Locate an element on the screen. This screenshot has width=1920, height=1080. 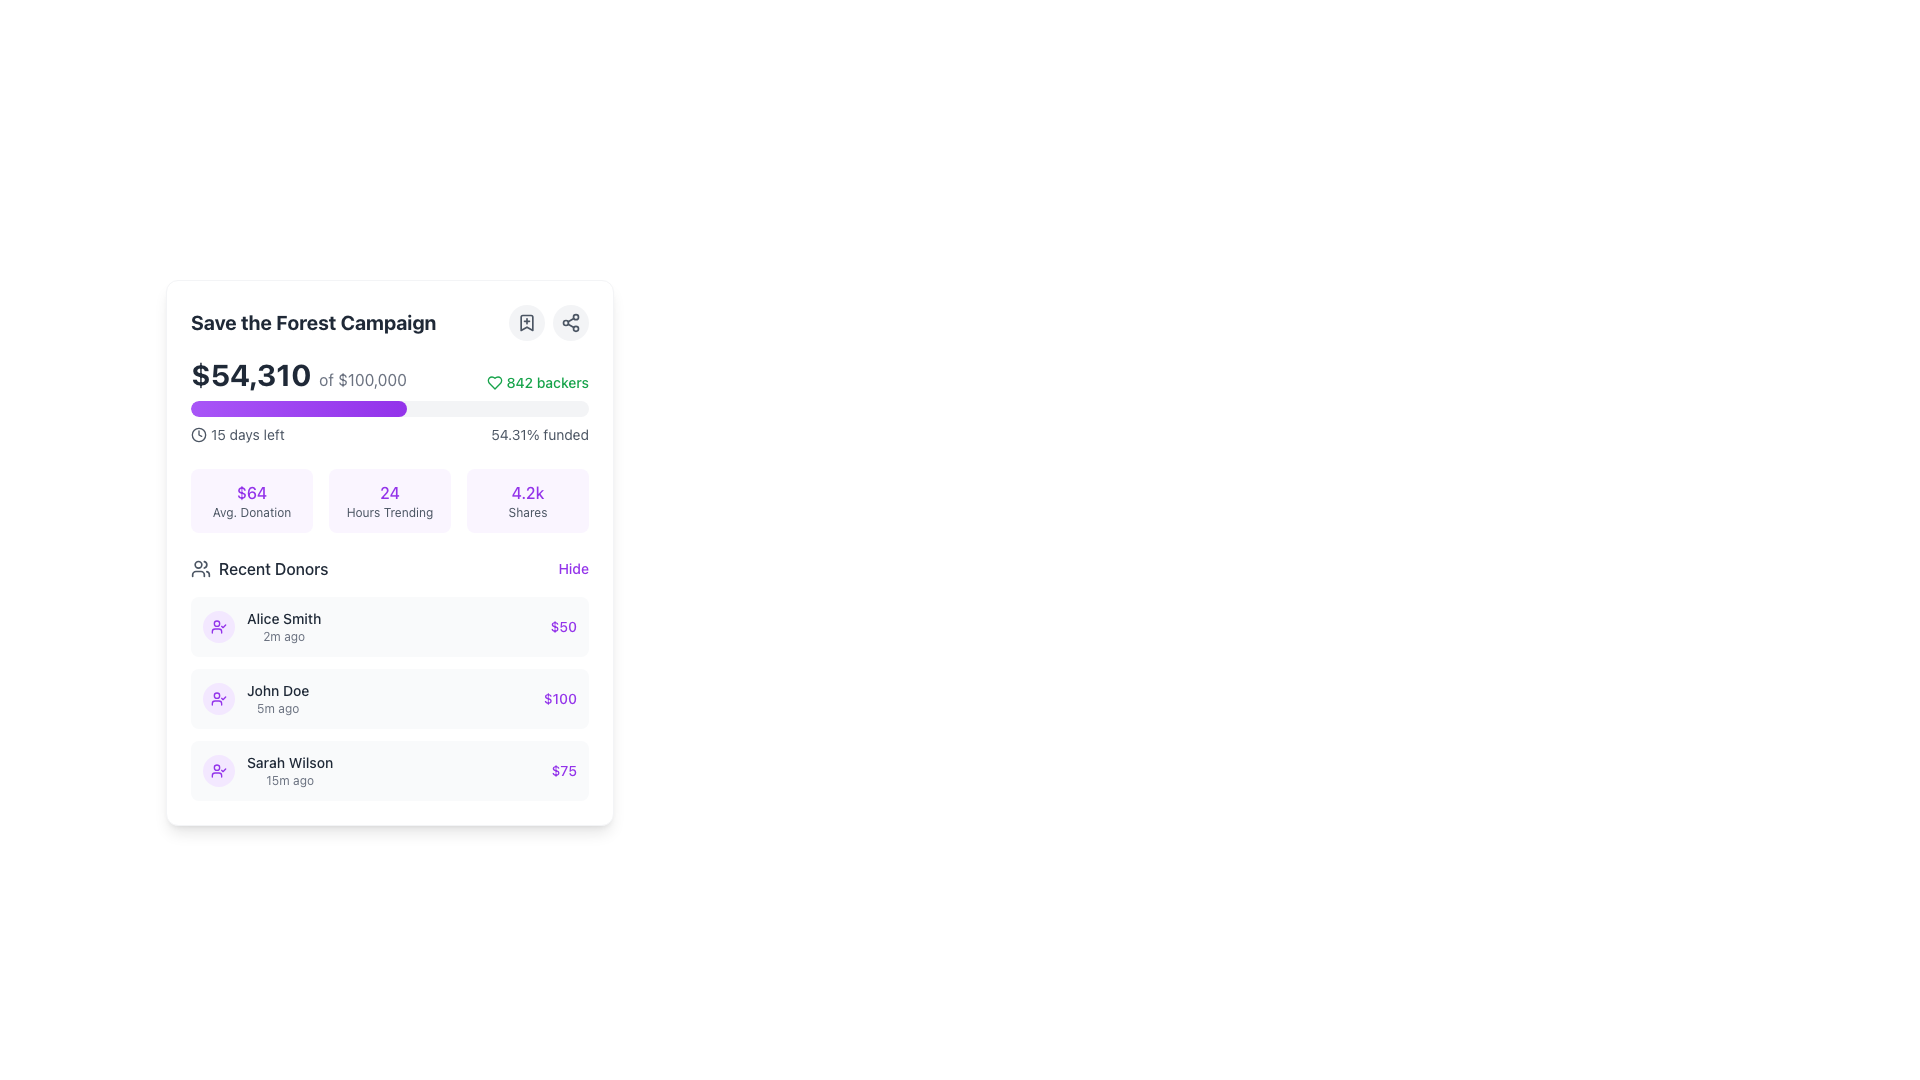
the icon of the 'Alice Smith' donor entry in the 'Recent Donors' list is located at coordinates (261, 626).